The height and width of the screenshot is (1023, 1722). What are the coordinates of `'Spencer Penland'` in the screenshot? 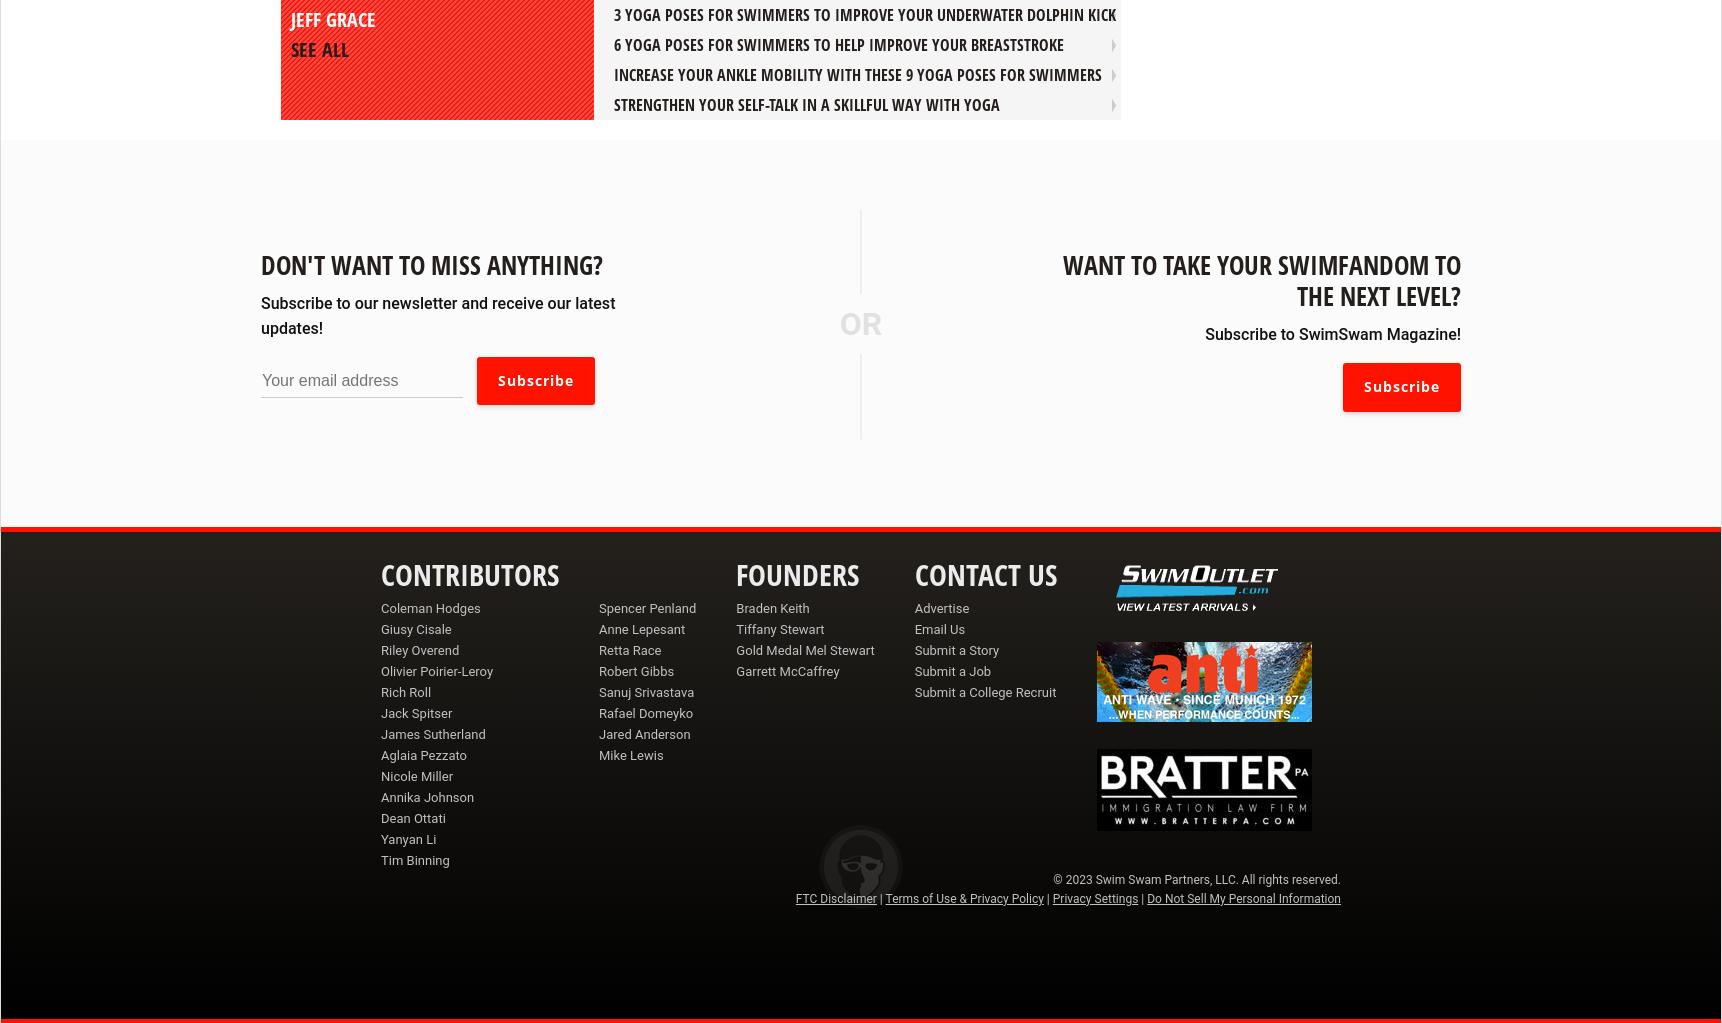 It's located at (647, 606).